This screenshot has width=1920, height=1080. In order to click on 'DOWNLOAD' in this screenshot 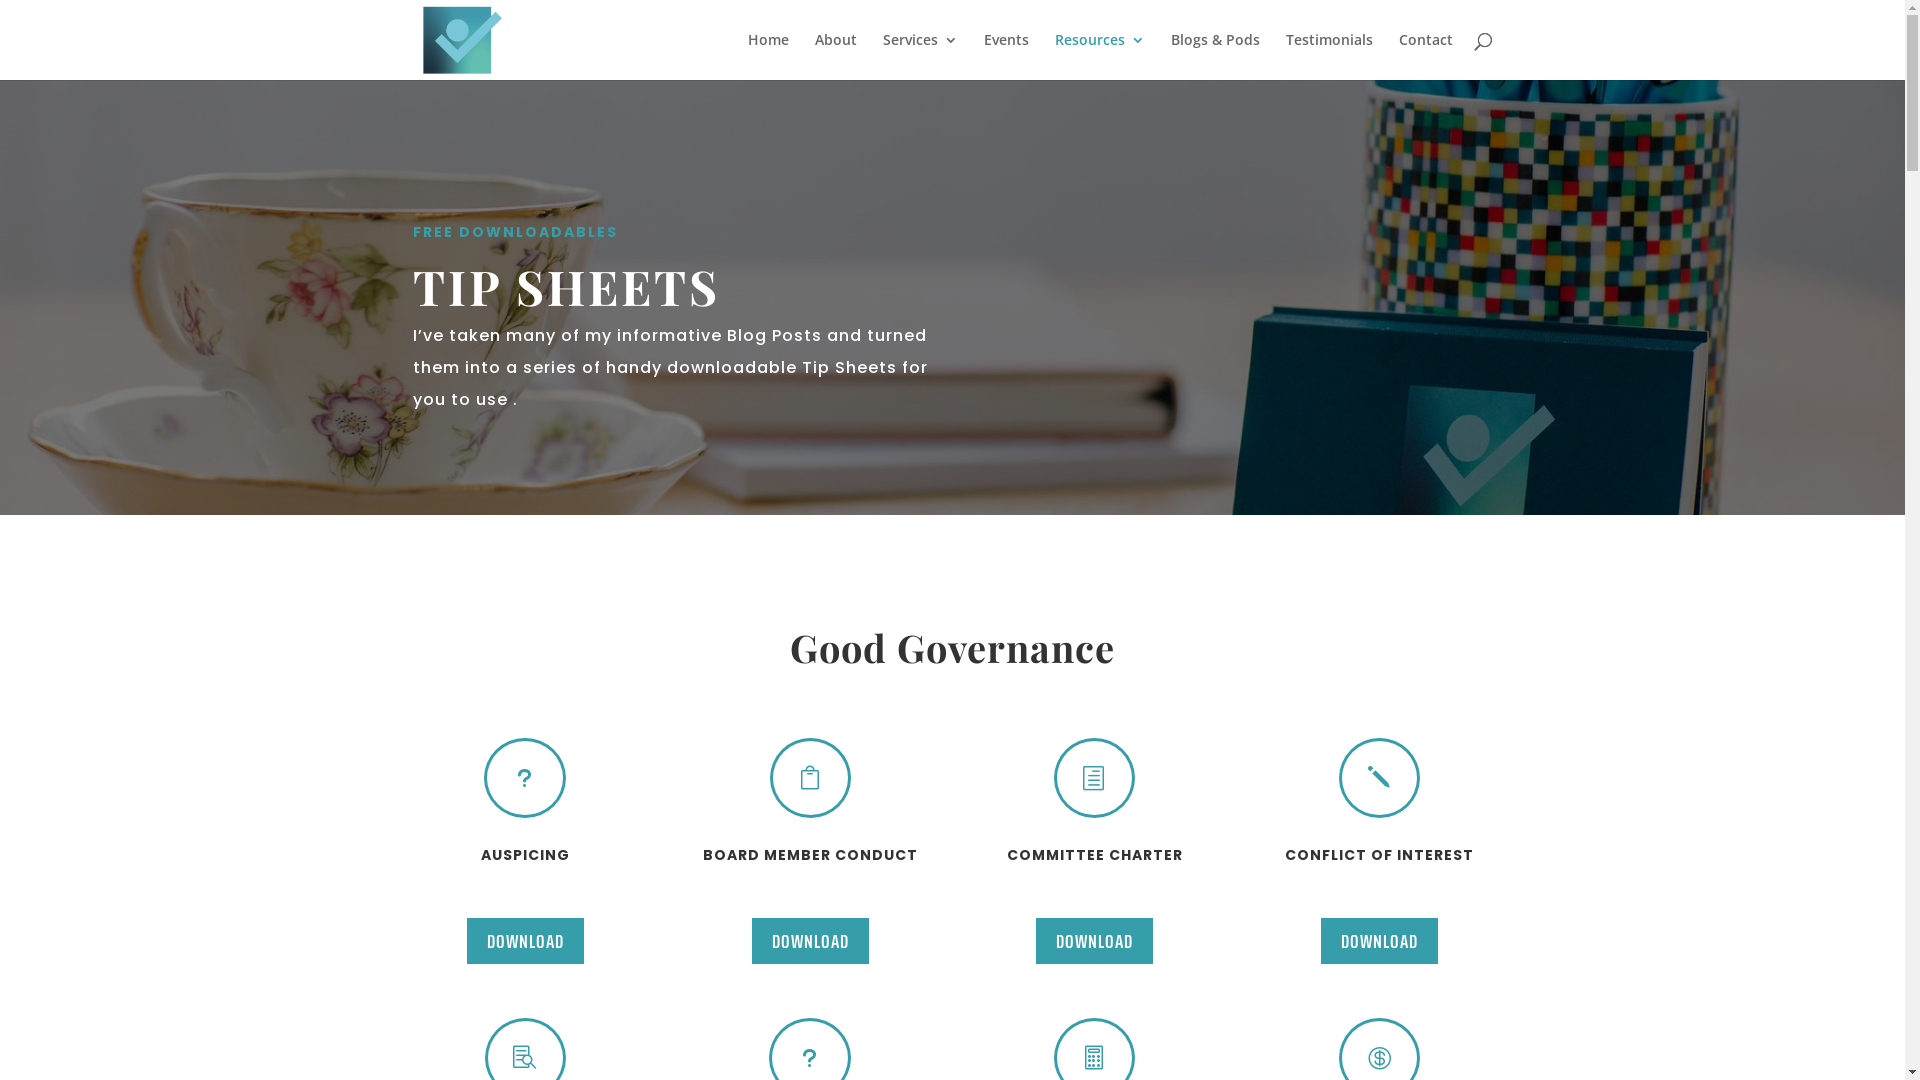, I will do `click(810, 941)`.